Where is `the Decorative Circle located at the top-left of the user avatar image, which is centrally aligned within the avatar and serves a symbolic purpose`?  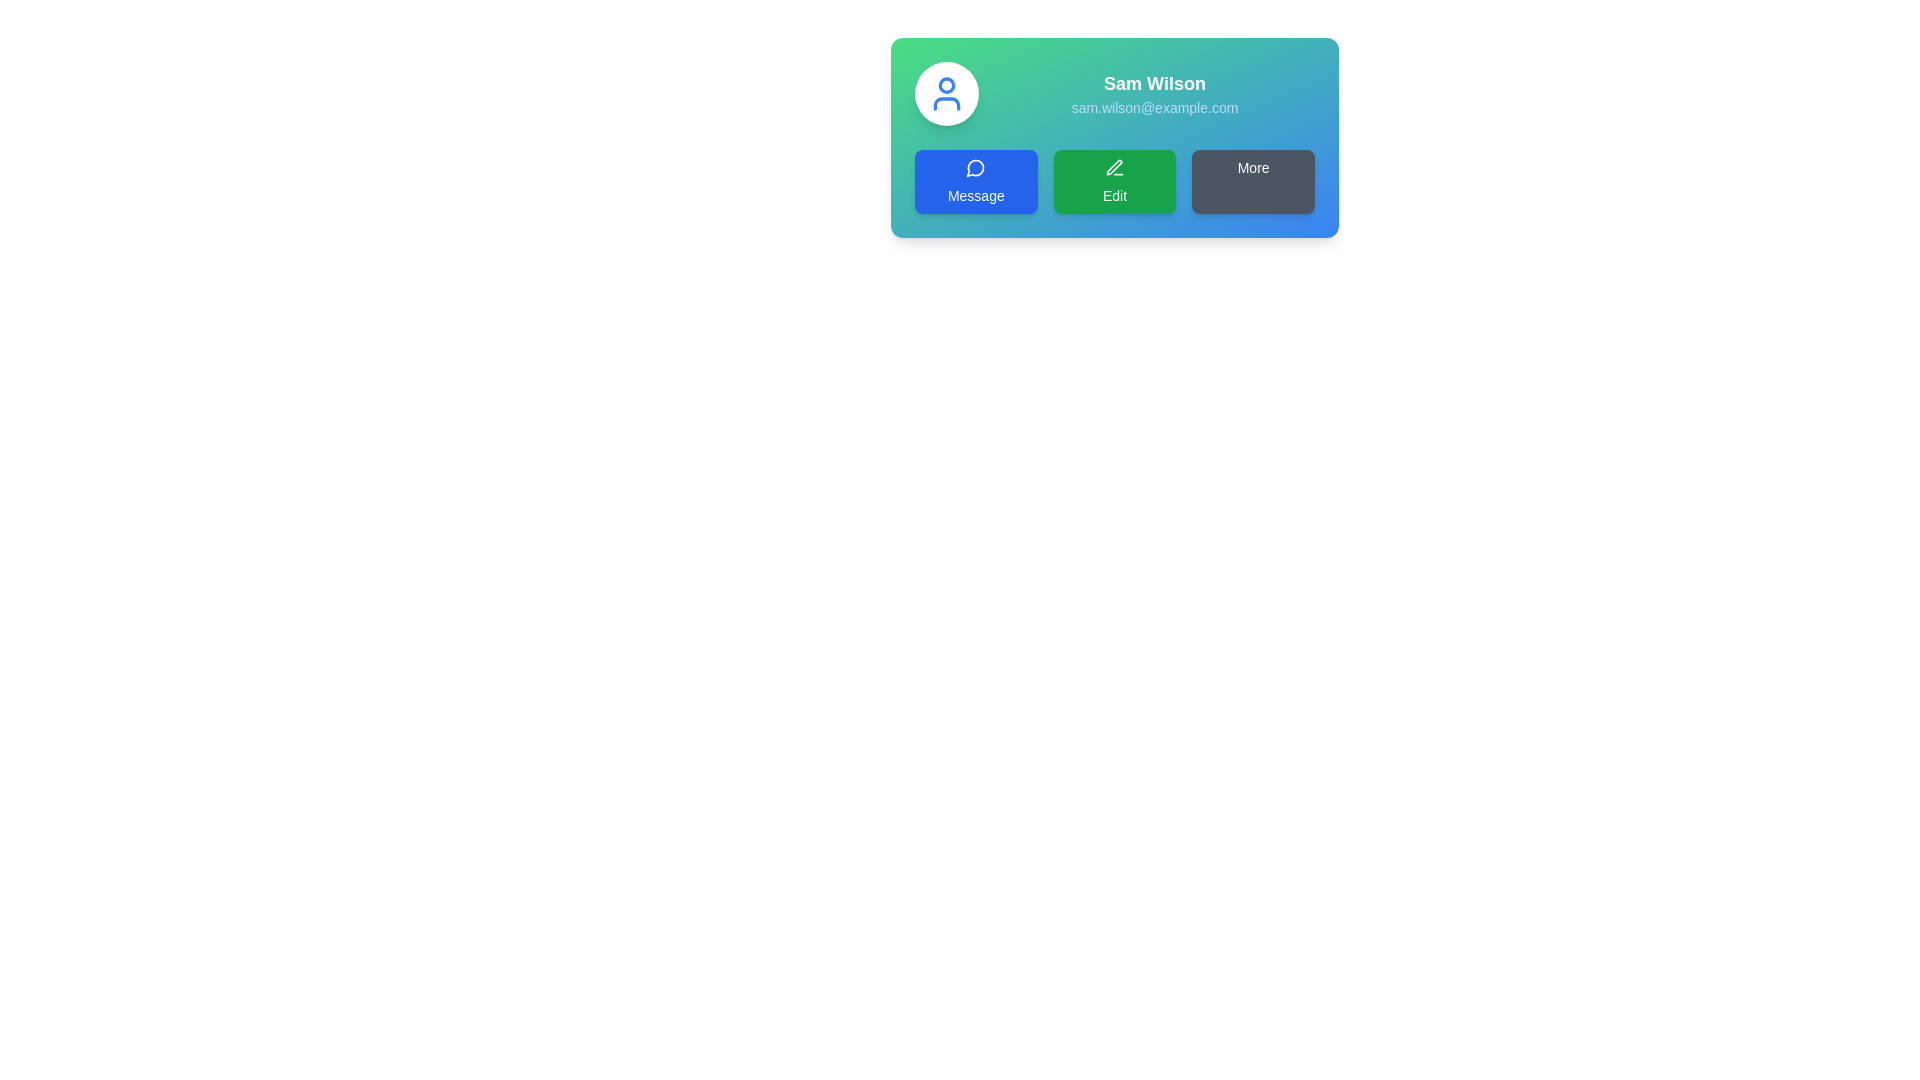
the Decorative Circle located at the top-left of the user avatar image, which is centrally aligned within the avatar and serves a symbolic purpose is located at coordinates (945, 83).